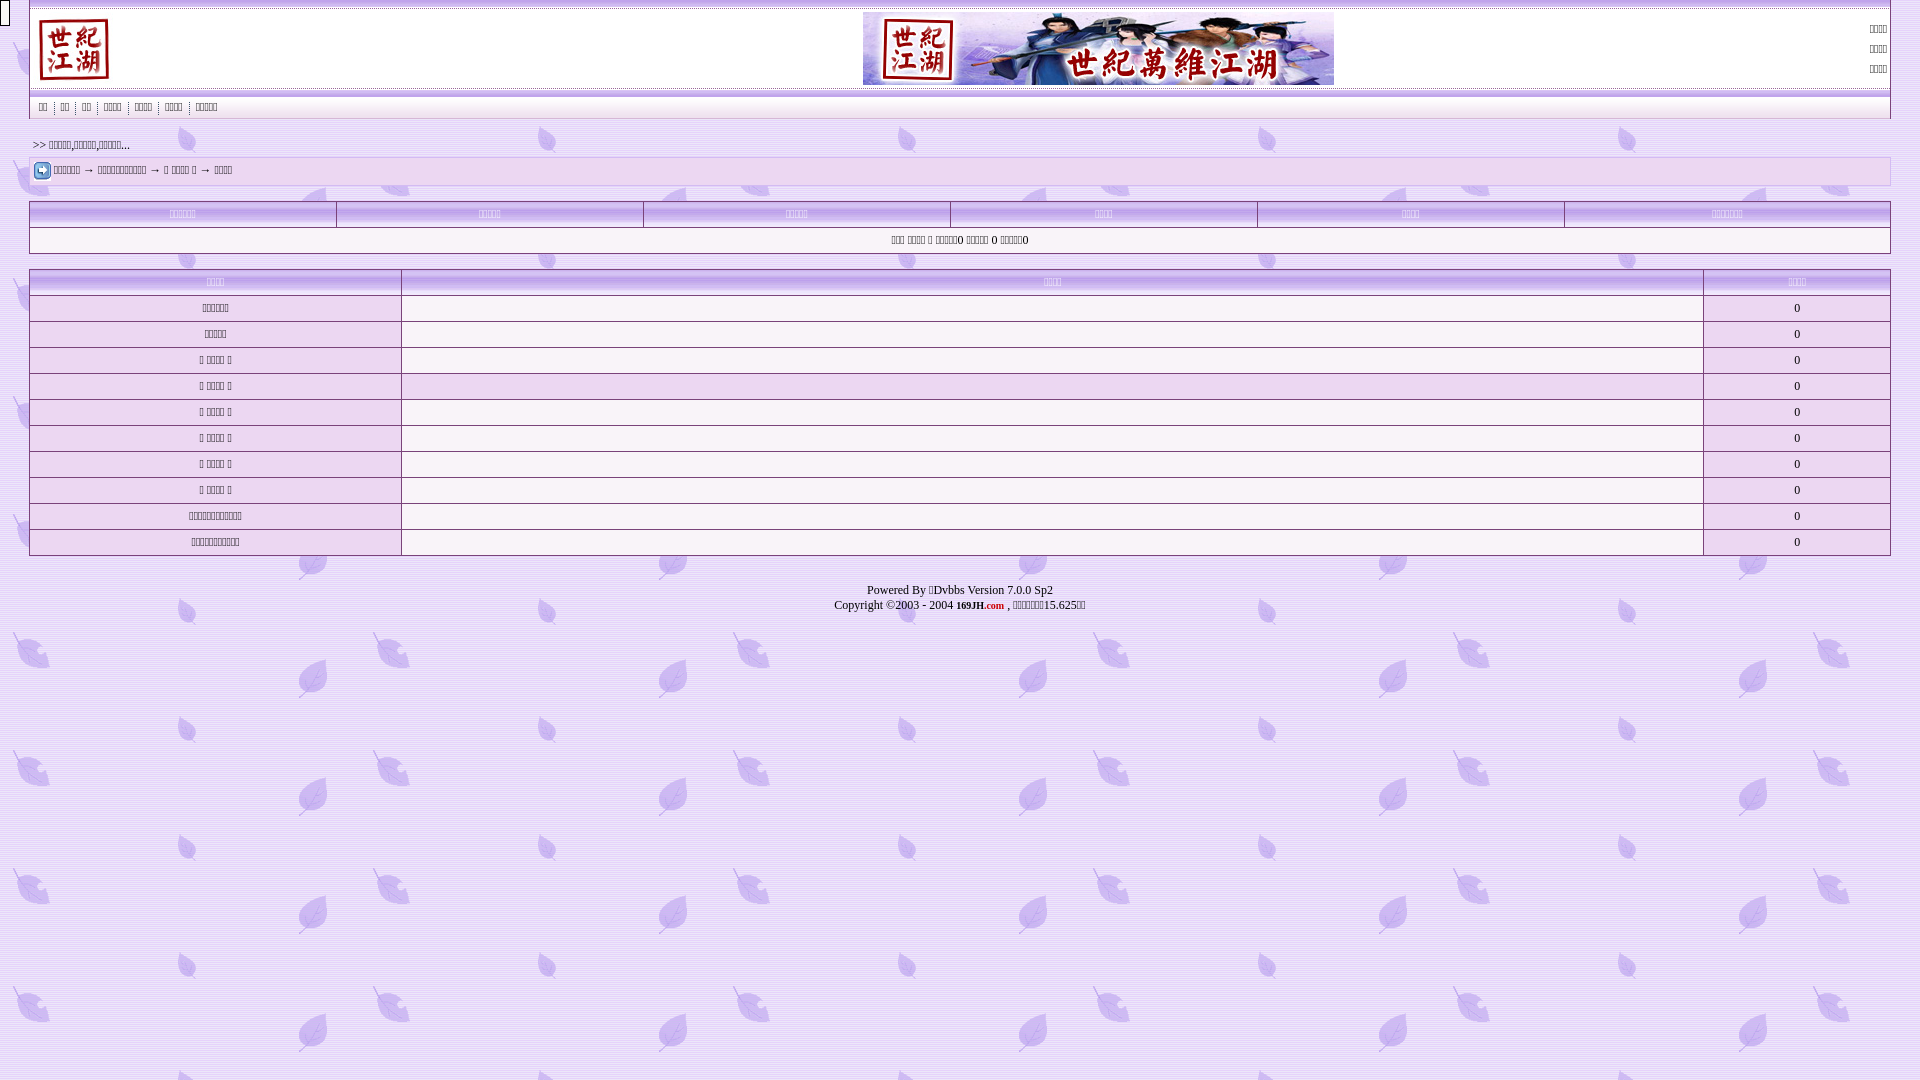  What do you see at coordinates (979, 604) in the screenshot?
I see `'169JH.com'` at bounding box center [979, 604].